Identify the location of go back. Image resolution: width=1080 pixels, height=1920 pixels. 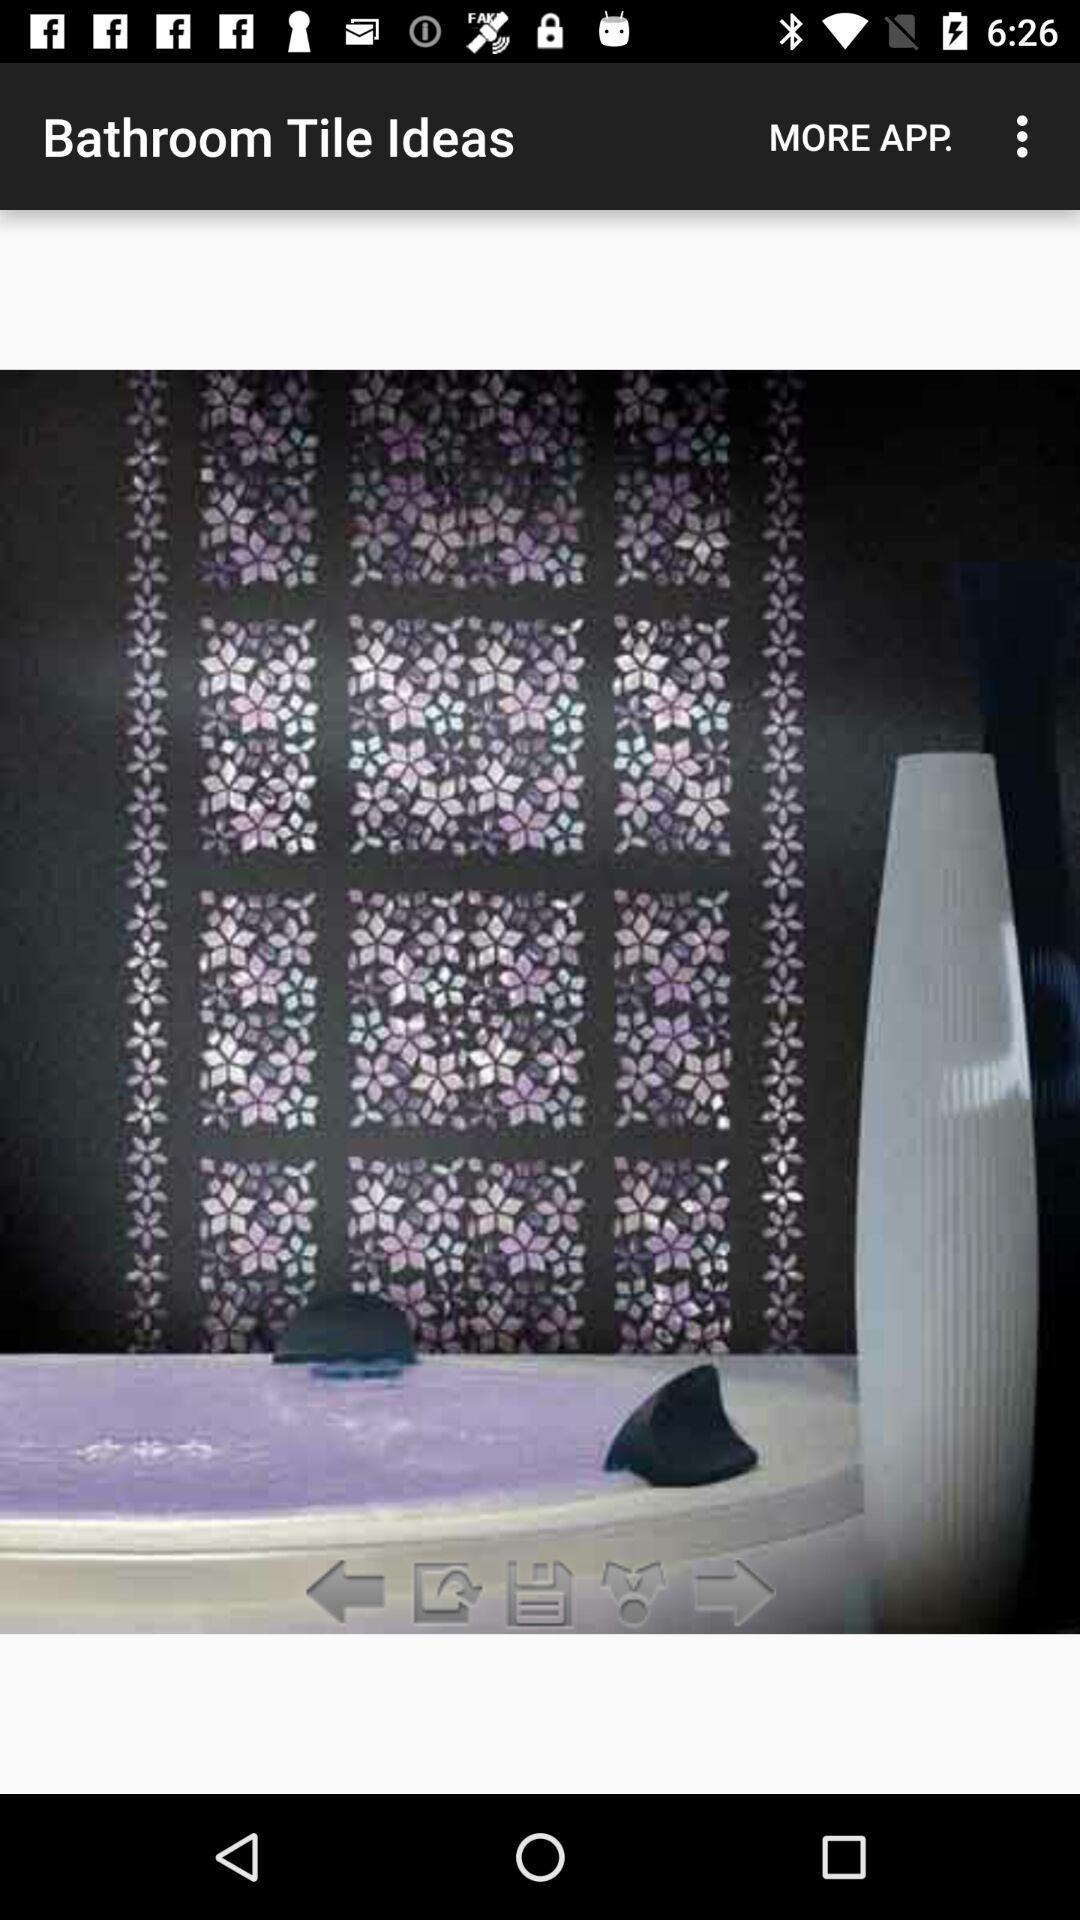
(350, 1593).